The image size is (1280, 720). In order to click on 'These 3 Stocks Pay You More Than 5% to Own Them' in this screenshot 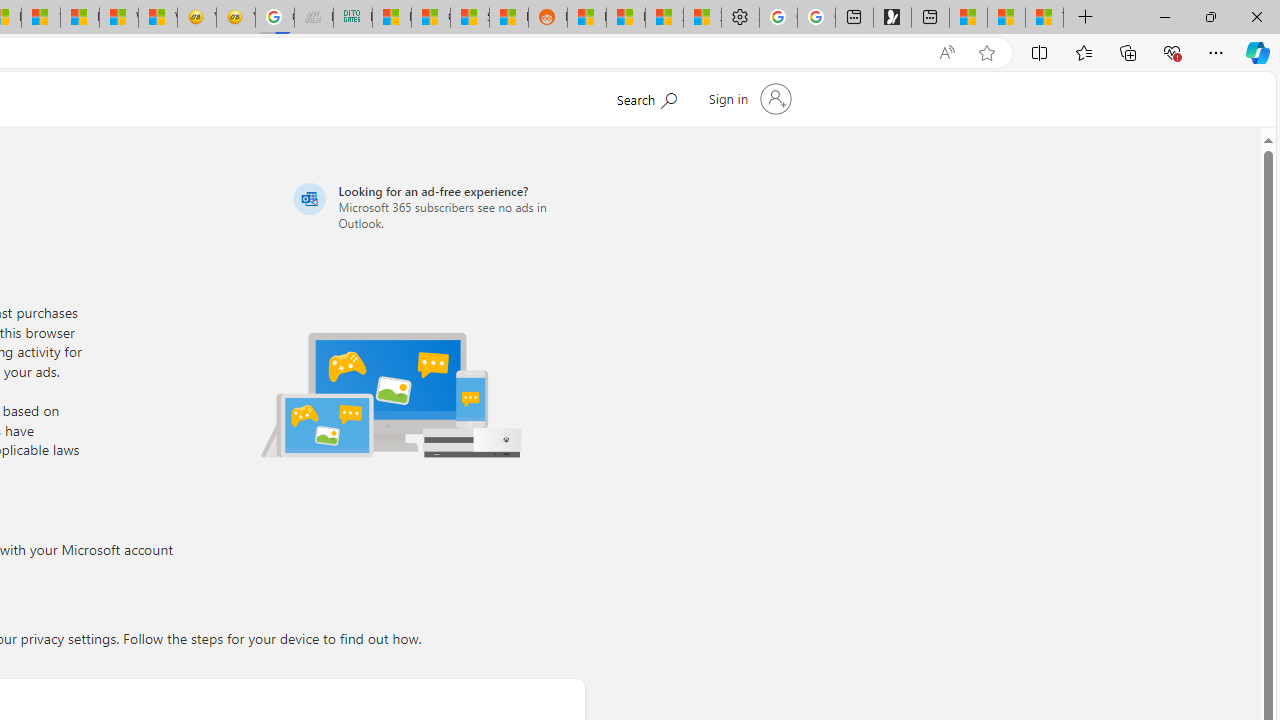, I will do `click(1044, 17)`.